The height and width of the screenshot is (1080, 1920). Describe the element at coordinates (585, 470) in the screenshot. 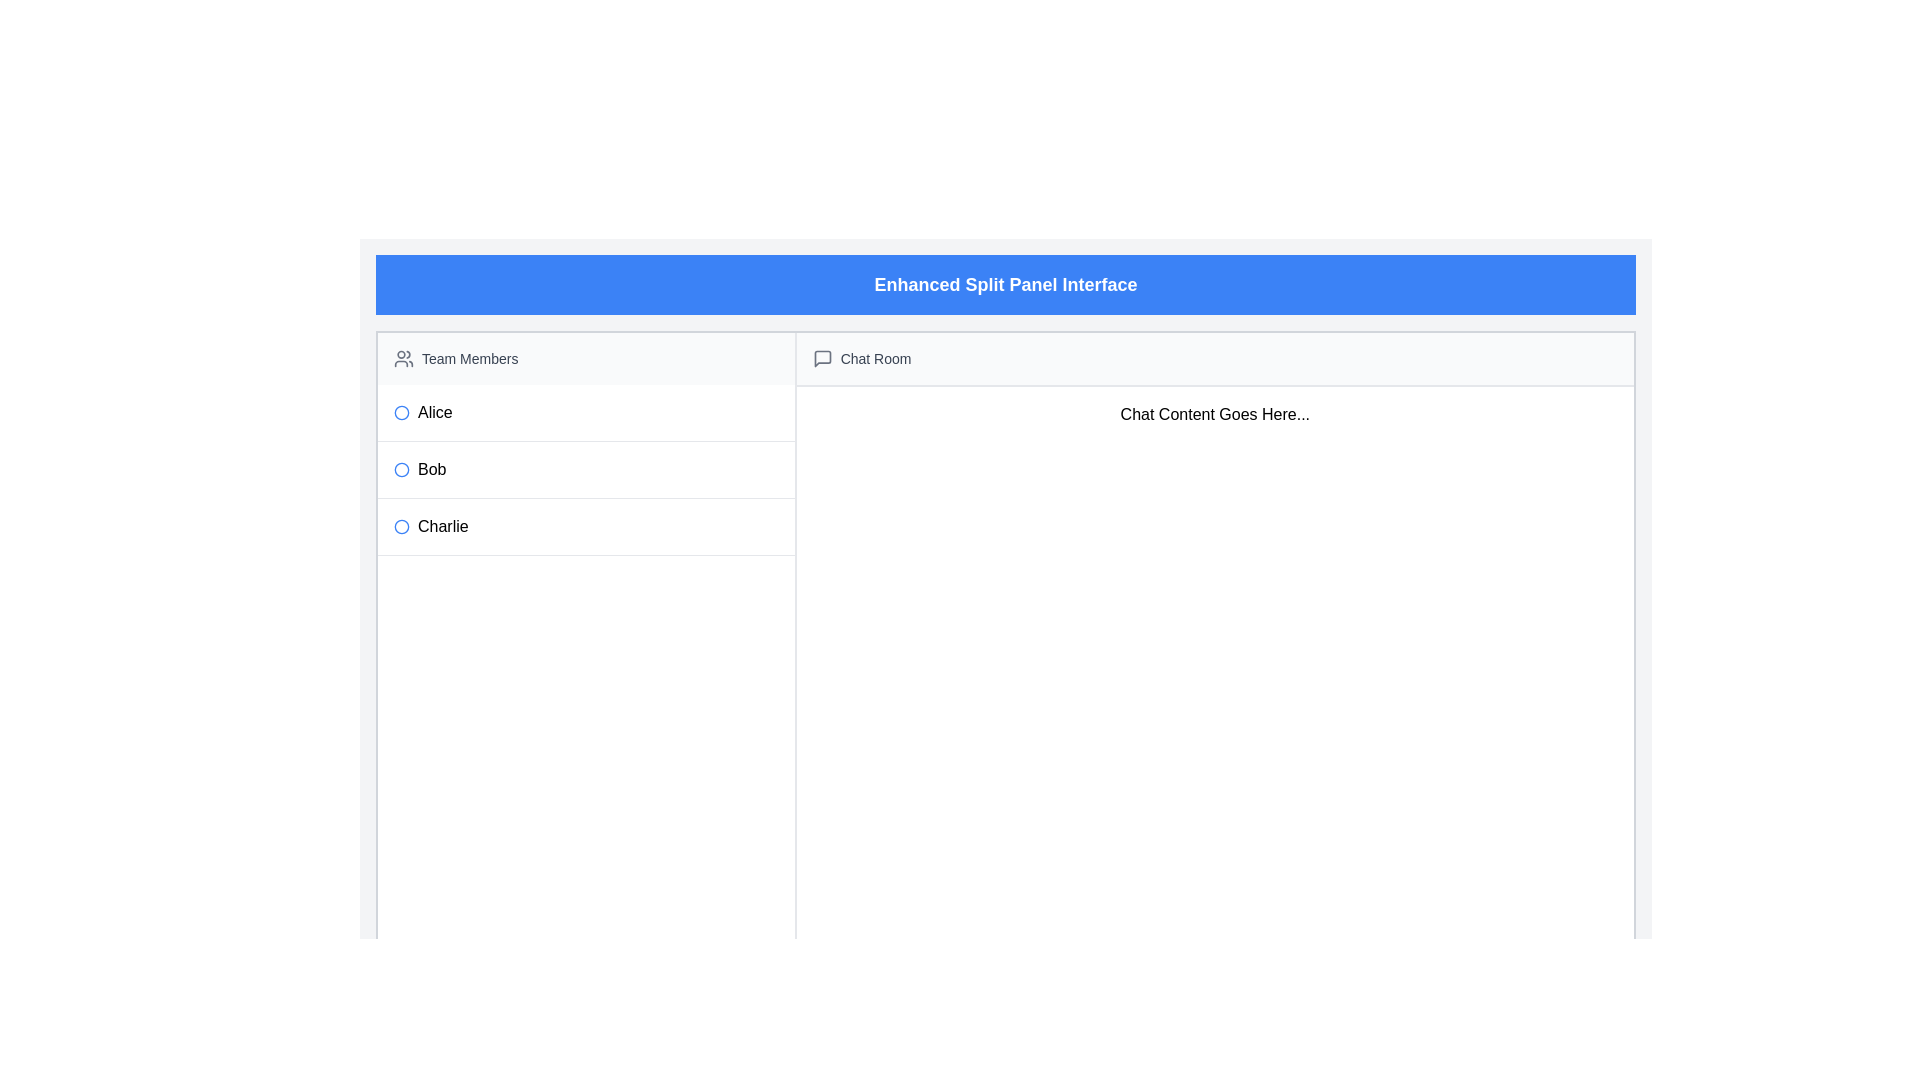

I see `the list item representing the user named 'Bob'` at that location.